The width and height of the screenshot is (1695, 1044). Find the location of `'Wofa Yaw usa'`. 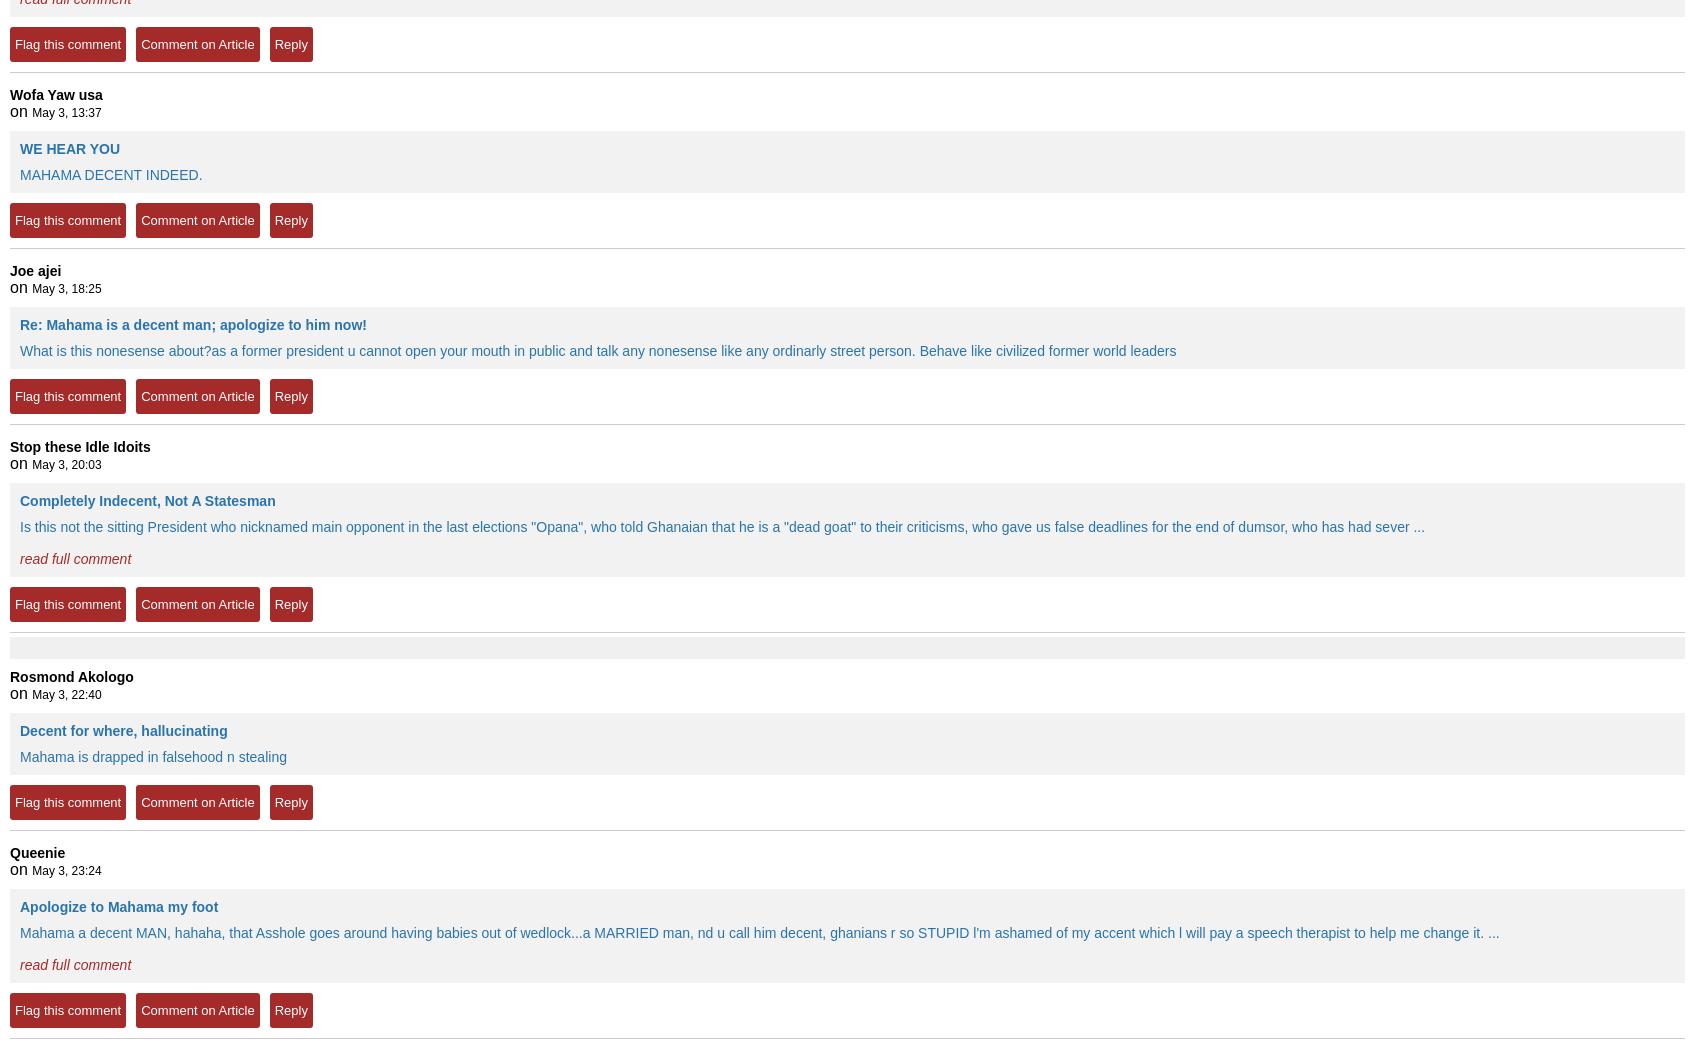

'Wofa Yaw usa' is located at coordinates (55, 95).